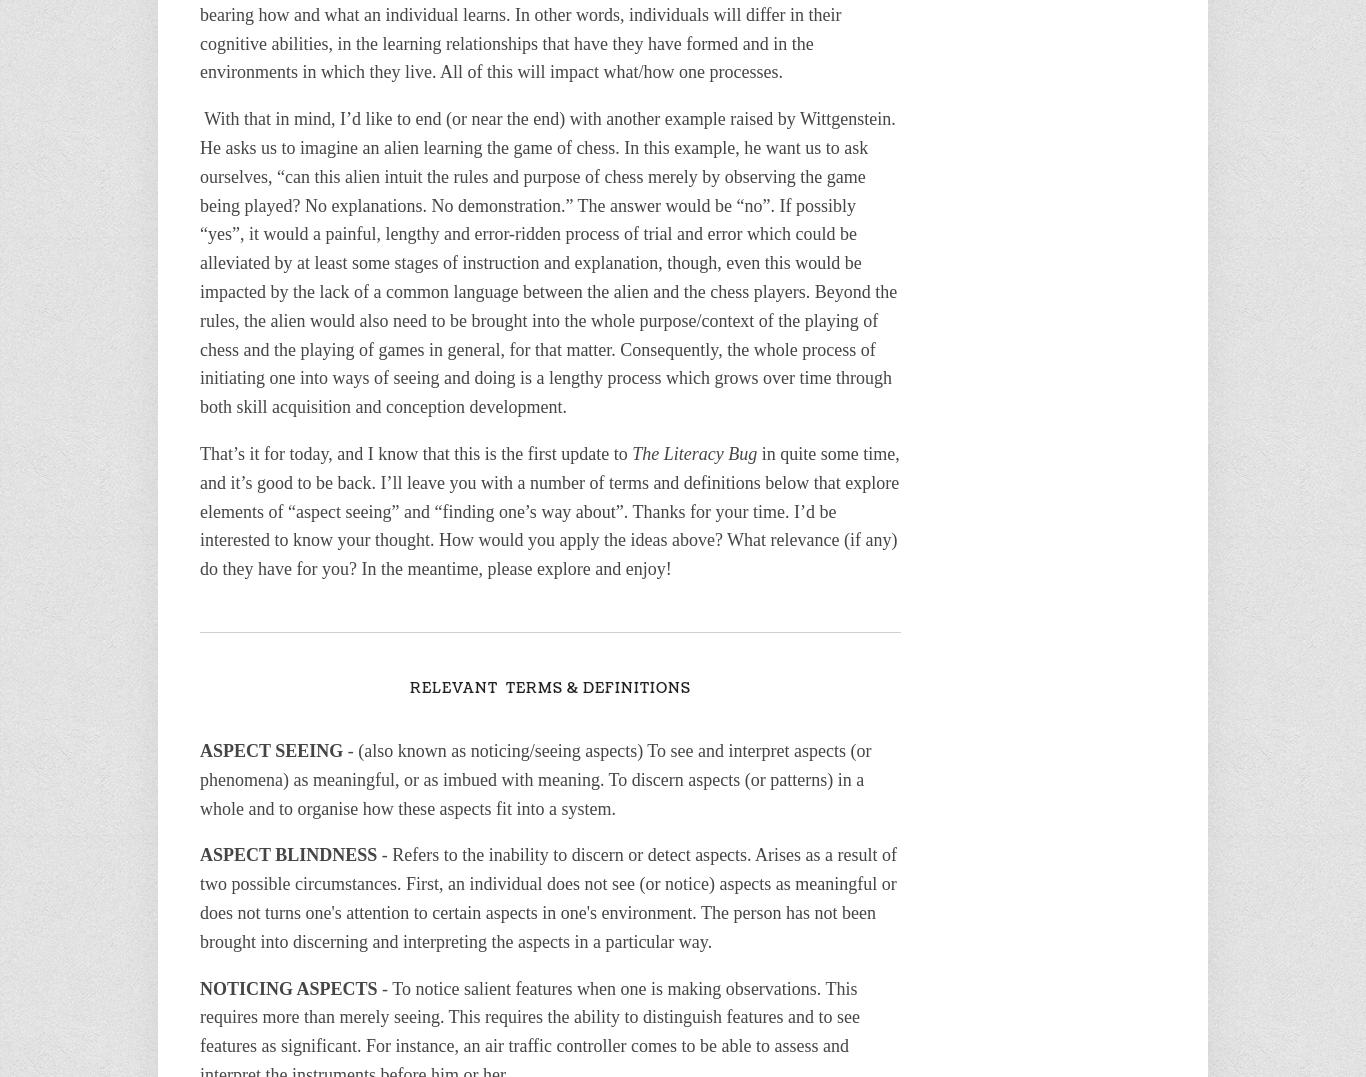 The image size is (1366, 1077). I want to click on 'With that in mind, I’d like to end (or near the end) with another example raised by Wittgenstein. He asks us to imagine an alien learning the game of chess. In this example, he want us to ask ourselves, “can this alien intuit the rules and purpose of chess merely by observing the game being played? No explanations. No demonstration.” The answer would be “no”. If possibly “yes”, it would a painful, lengthy and error-ridden process of trial and error which could be alleviated by at least some stages of instruction and explanation, though, even this would be impacted by the lack of a common language between the alien and the chess players. Beyond the rules, the alien would also need to be brought into the whole purpose/context of the playing of chess and the playing of games in general, for that matter. Consequently, the whole process of initiating one into ways of seeing and doing is a lengthy process which grows over time through both skill acquisition and conception development.', so click(550, 262).